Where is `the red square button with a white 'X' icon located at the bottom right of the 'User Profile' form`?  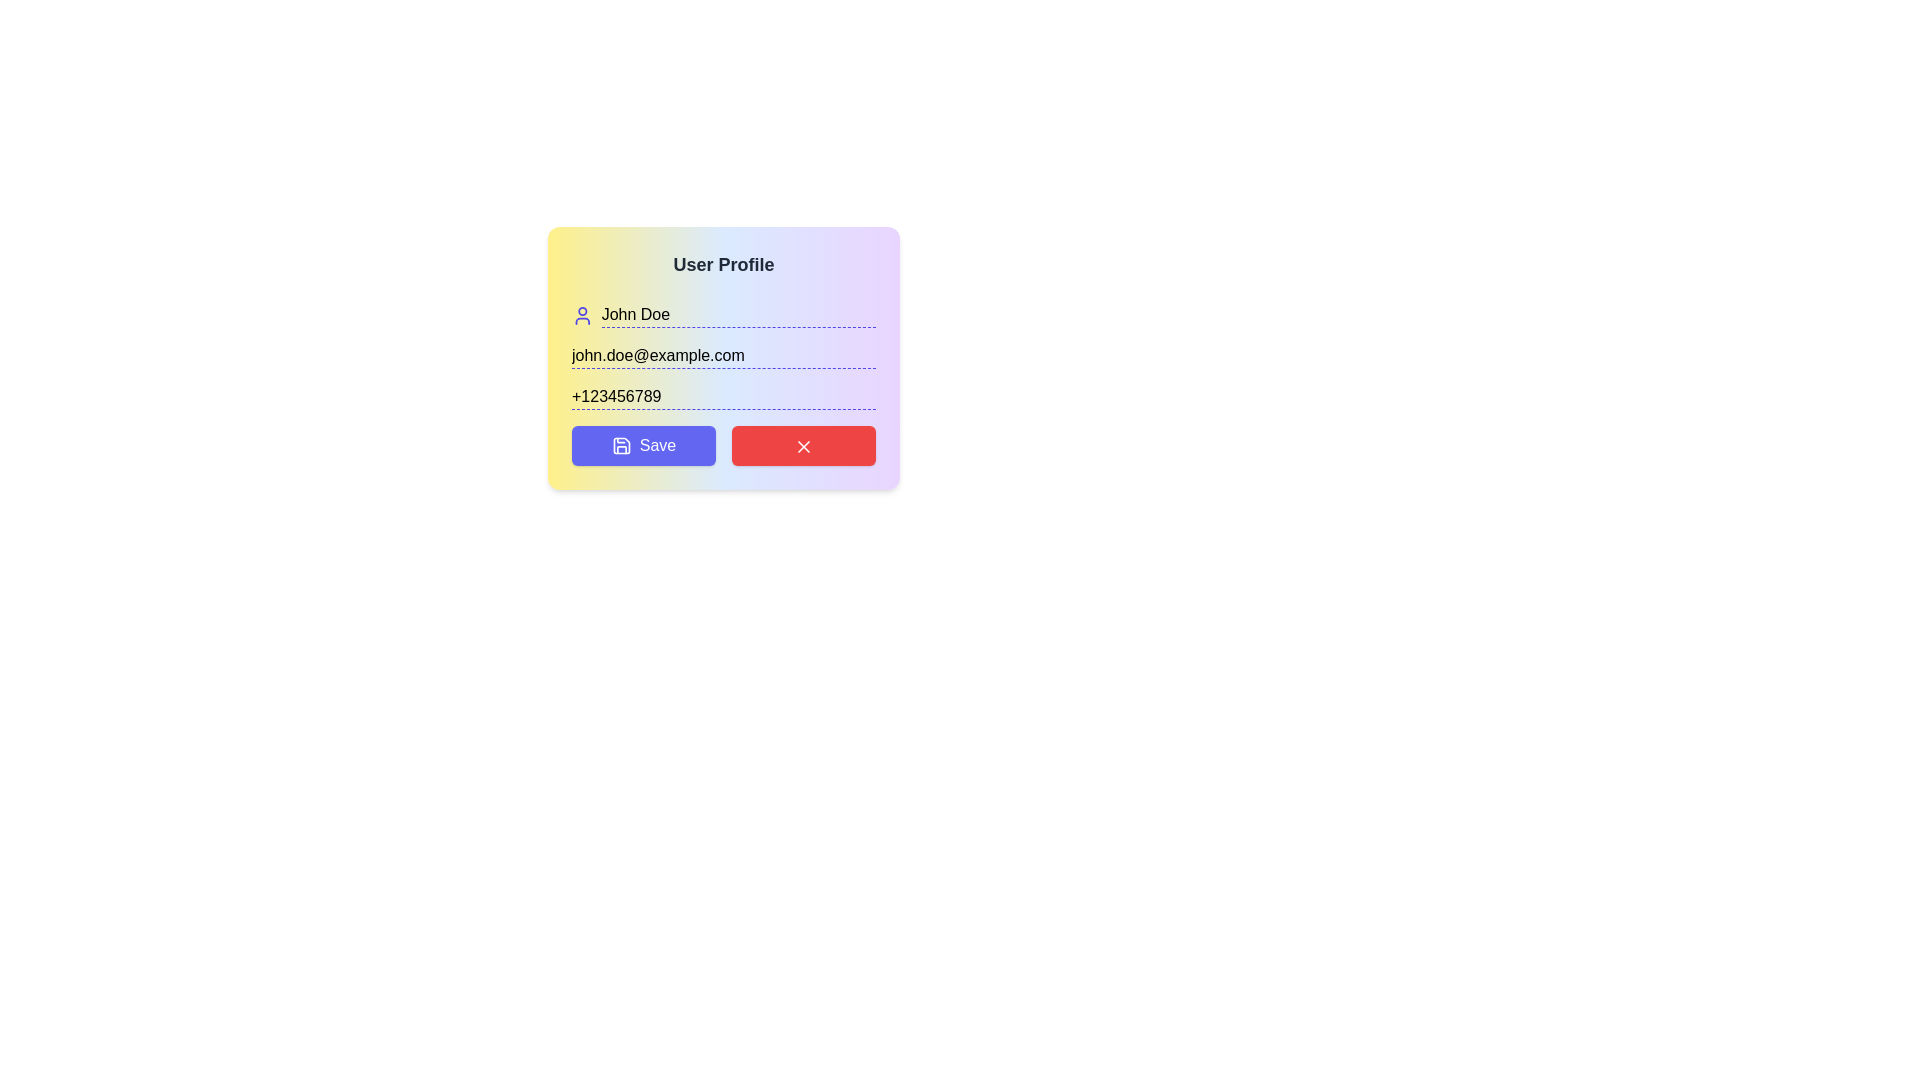
the red square button with a white 'X' icon located at the bottom right of the 'User Profile' form is located at coordinates (804, 445).